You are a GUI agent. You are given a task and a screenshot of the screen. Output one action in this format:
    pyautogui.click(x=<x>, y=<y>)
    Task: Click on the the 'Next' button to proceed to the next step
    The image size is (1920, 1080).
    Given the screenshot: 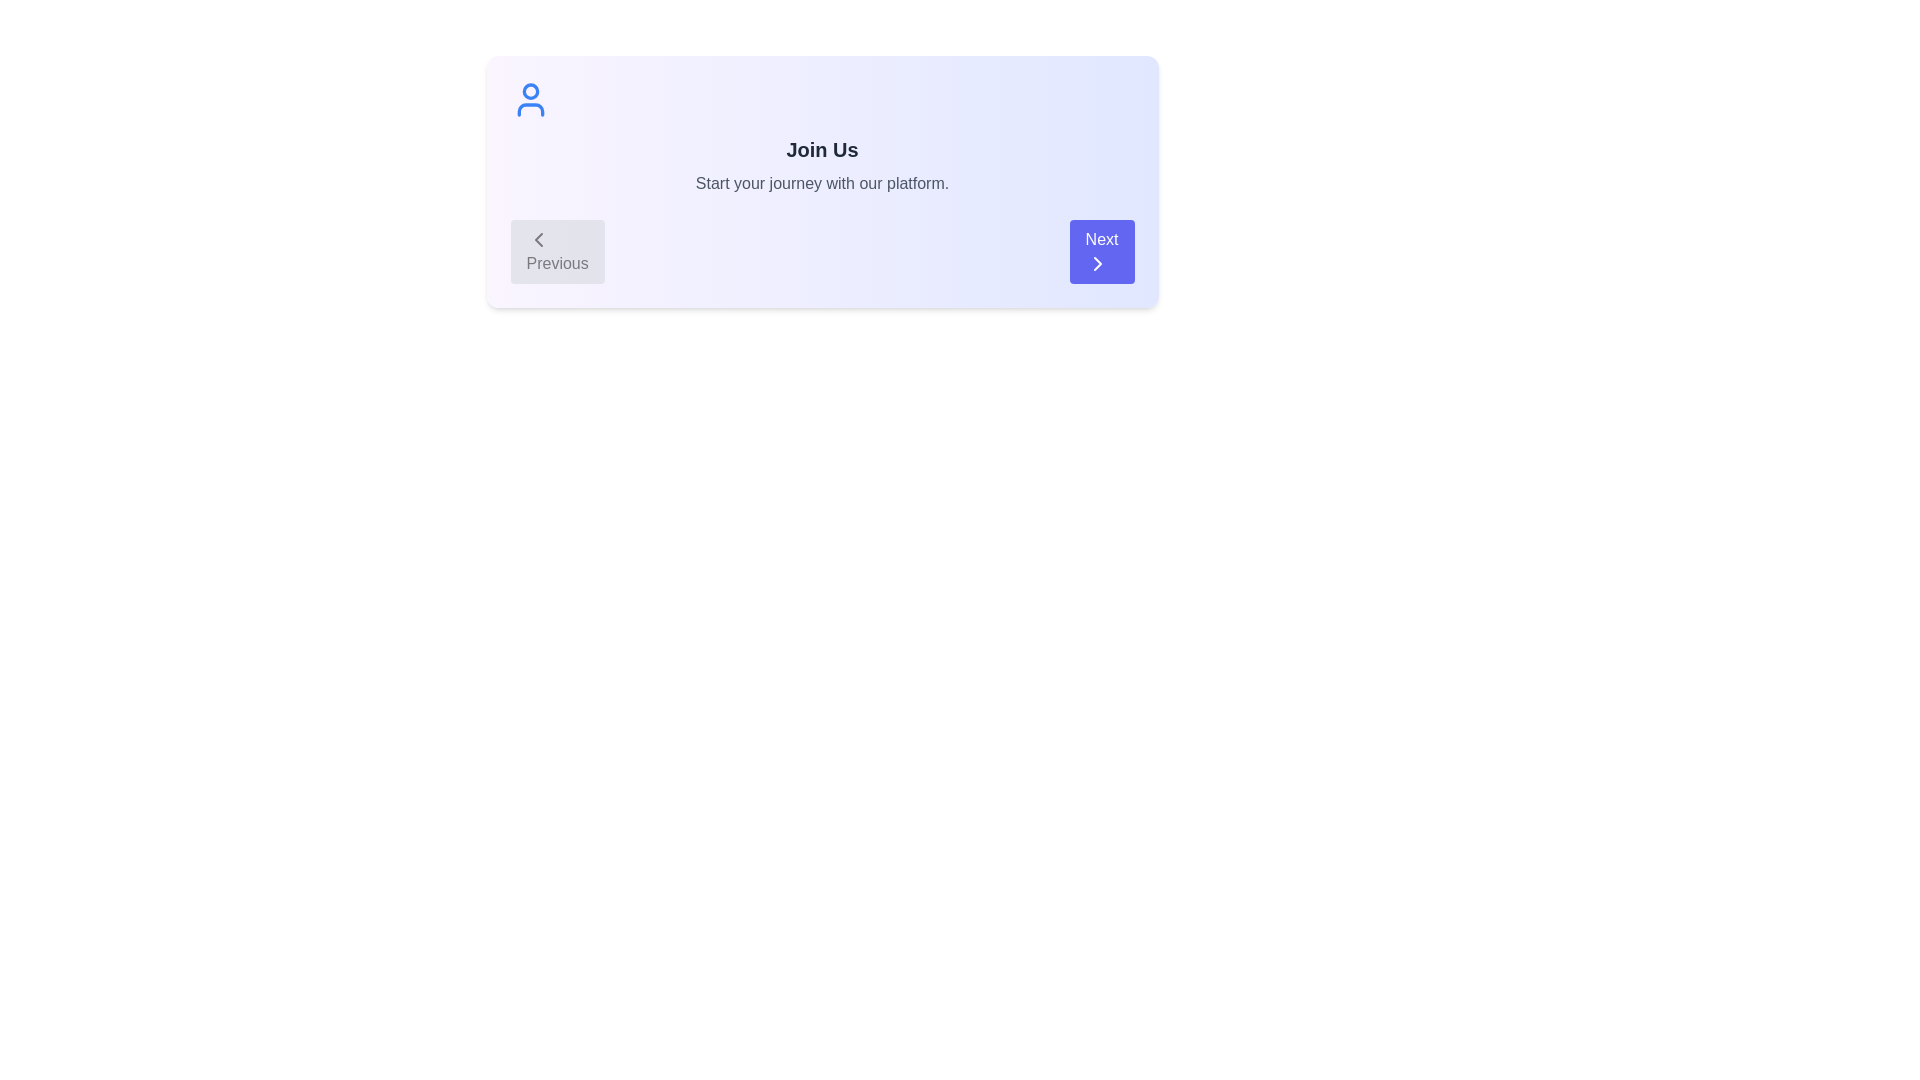 What is the action you would take?
    pyautogui.click(x=1101, y=250)
    